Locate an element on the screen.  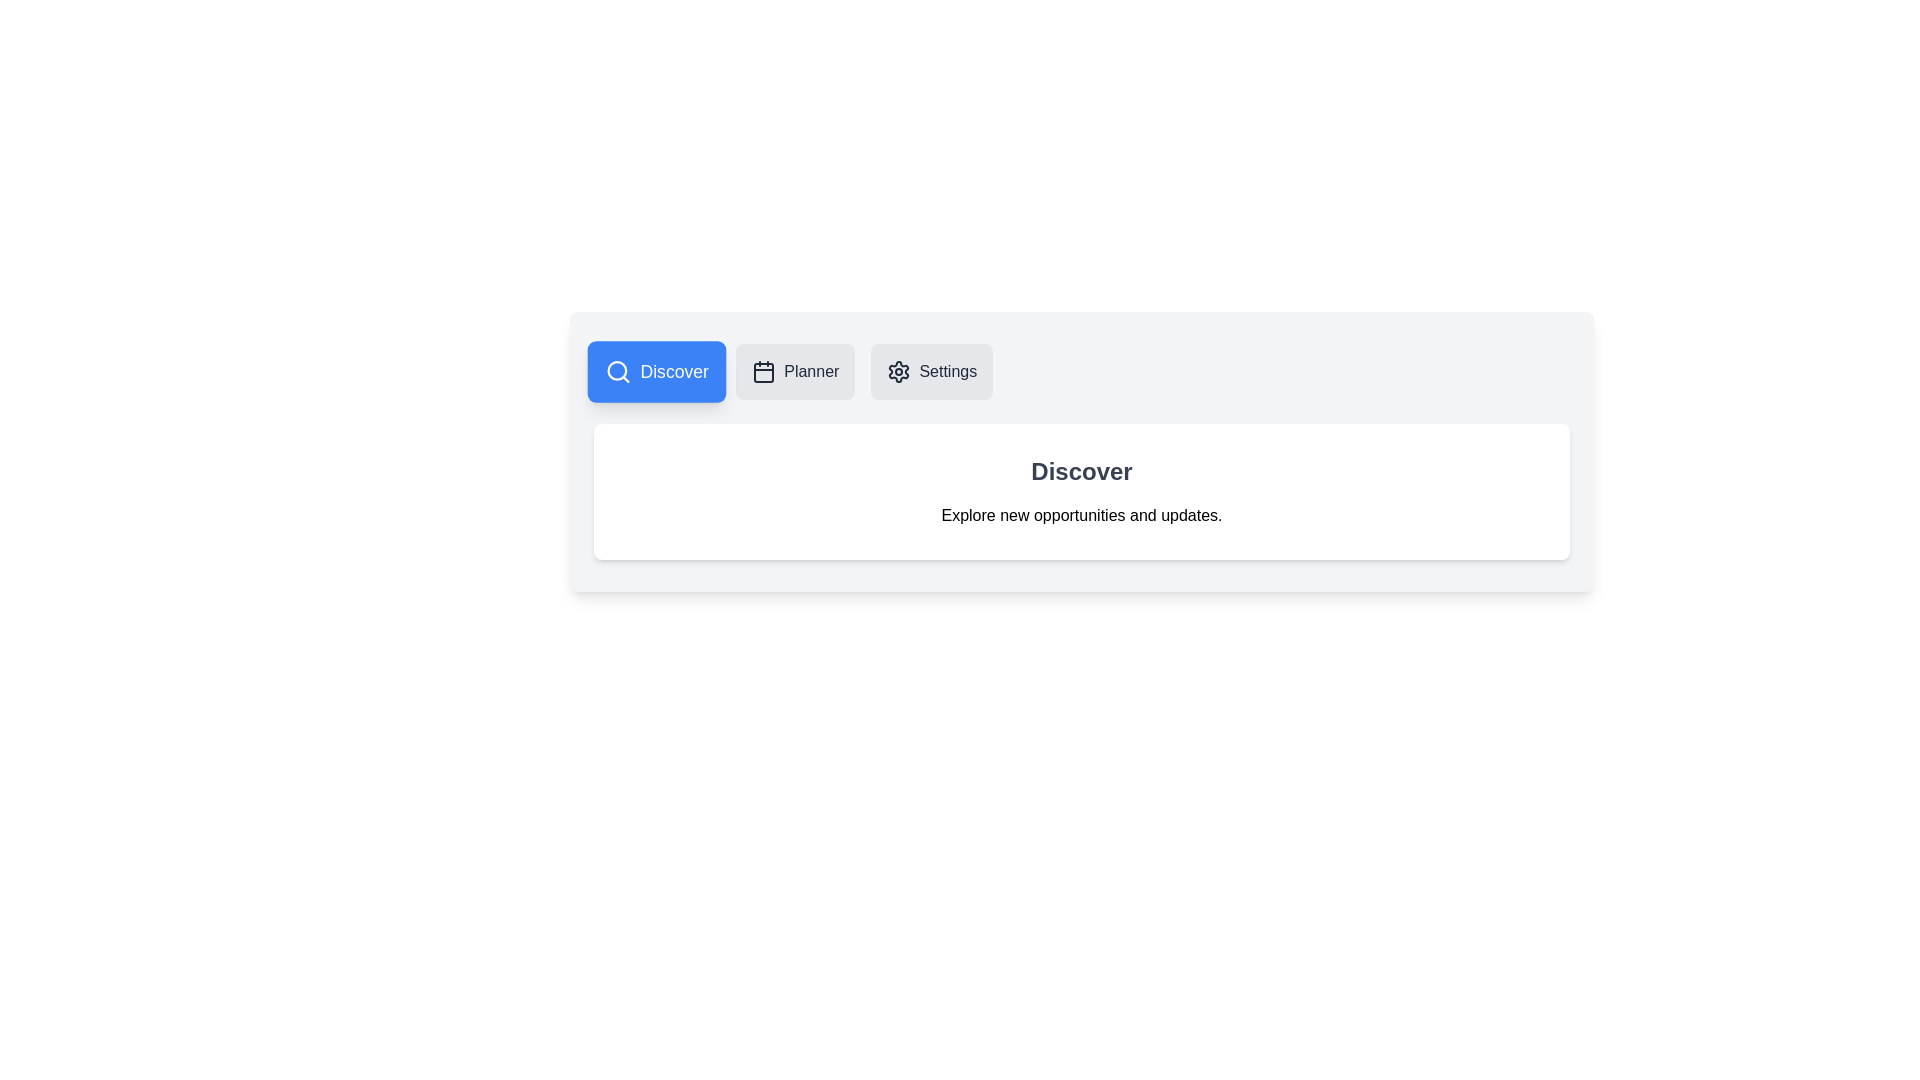
the tab labeled Discover to view its content is located at coordinates (657, 371).